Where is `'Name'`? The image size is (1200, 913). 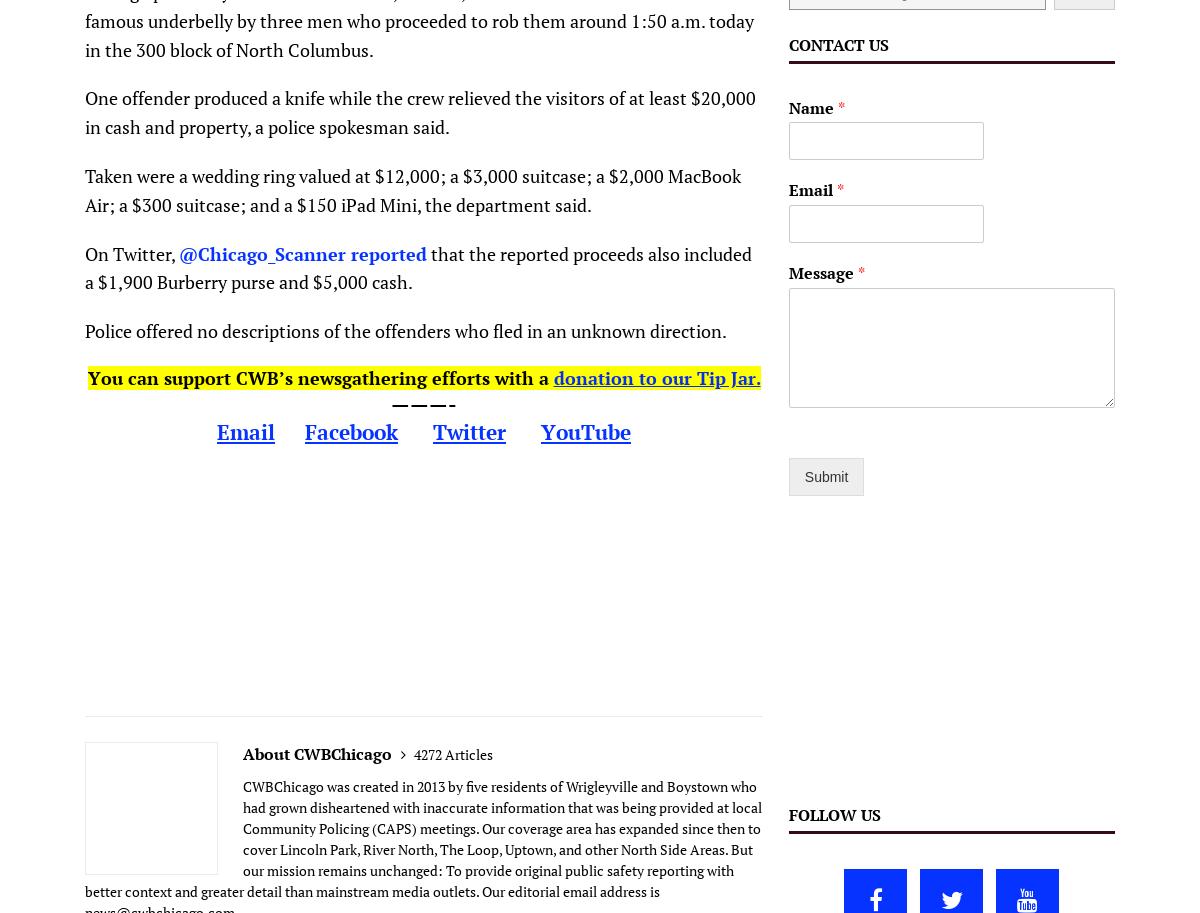 'Name' is located at coordinates (811, 107).